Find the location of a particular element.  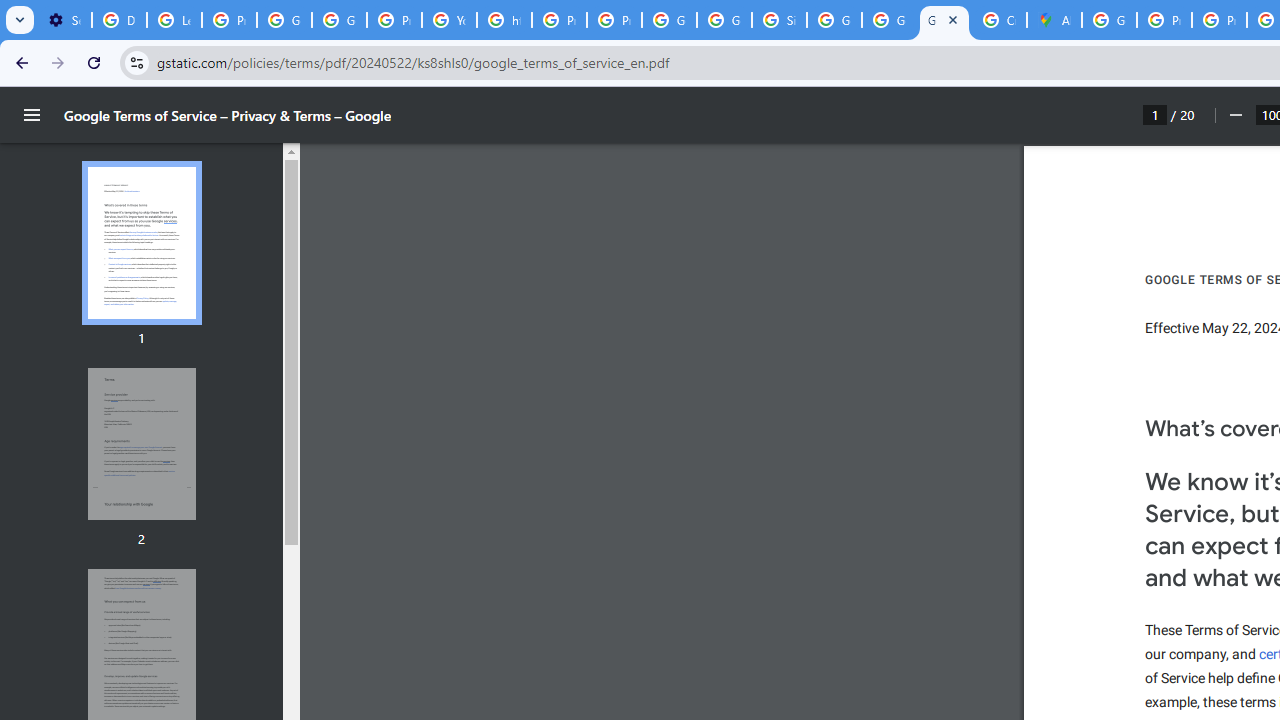

'Zoom out' is located at coordinates (1234, 115).